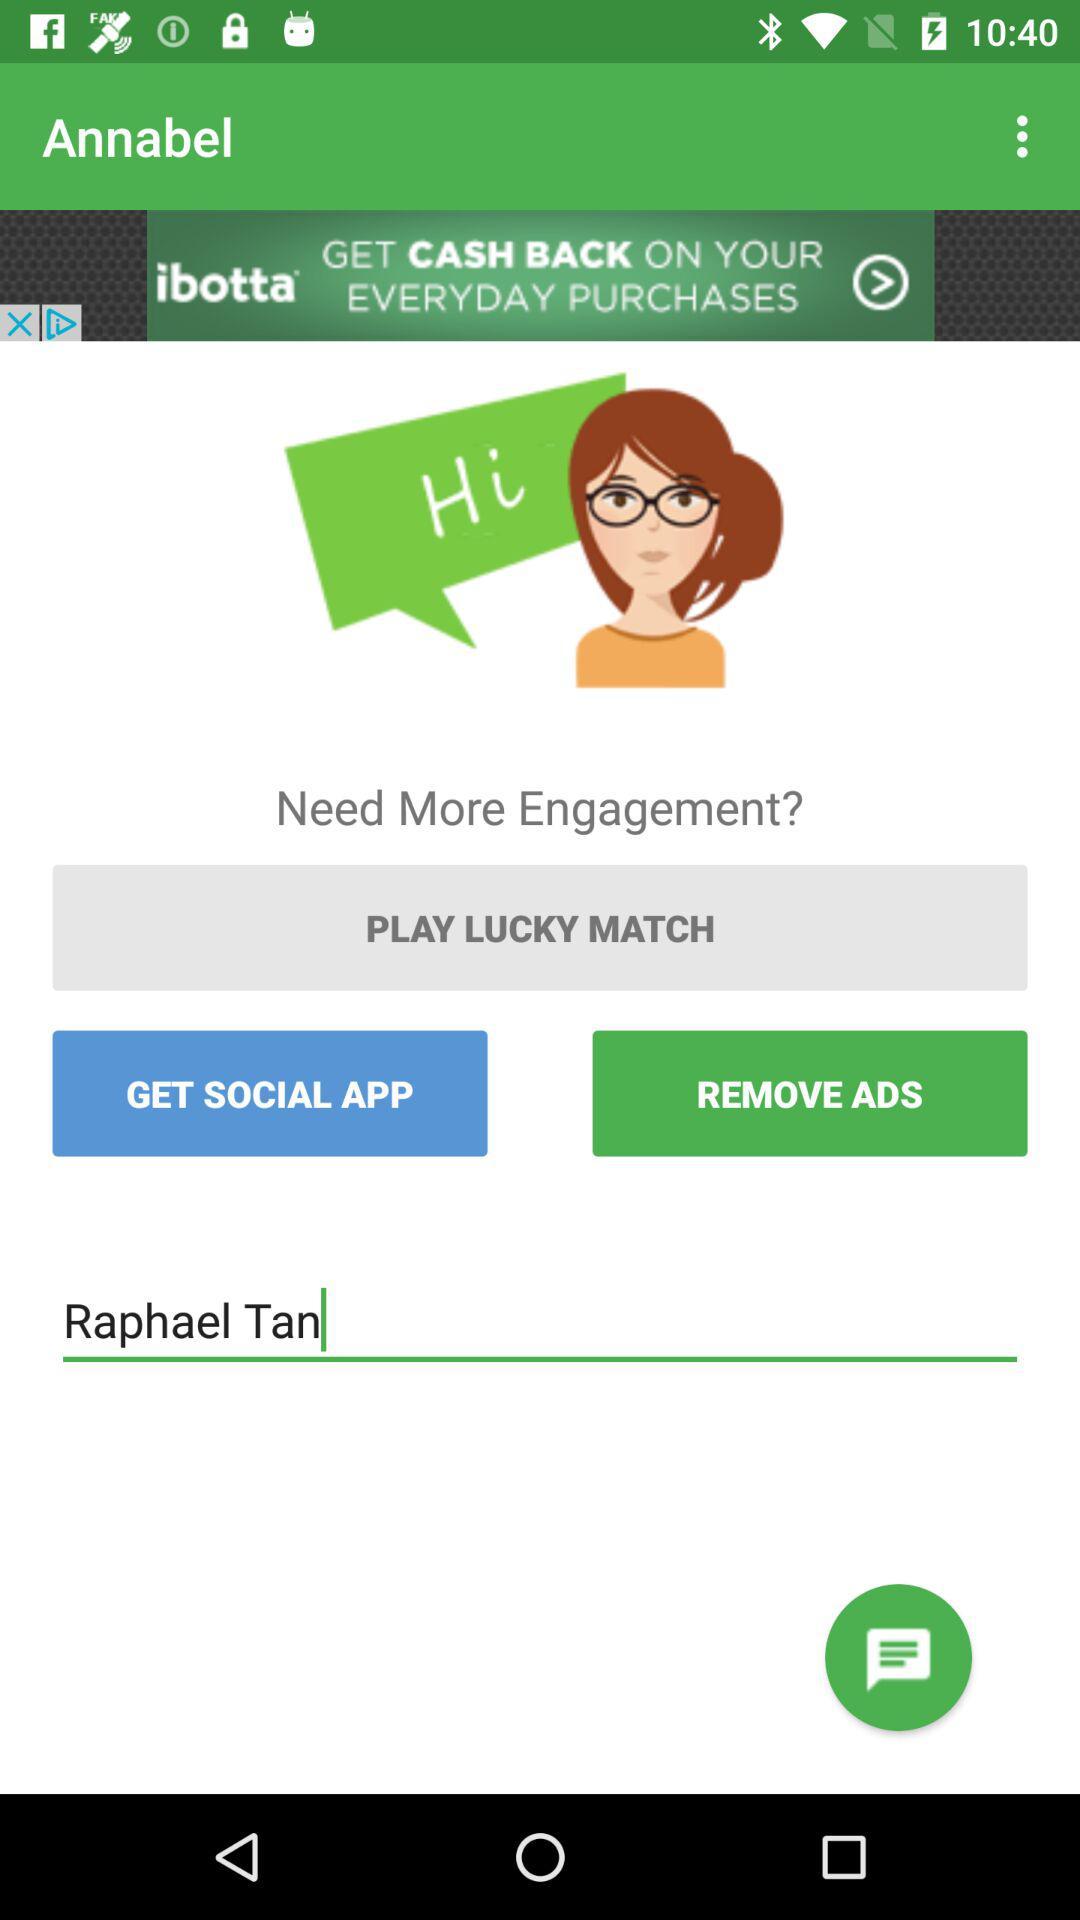 The image size is (1080, 1920). What do you see at coordinates (897, 1657) in the screenshot?
I see `write message` at bounding box center [897, 1657].